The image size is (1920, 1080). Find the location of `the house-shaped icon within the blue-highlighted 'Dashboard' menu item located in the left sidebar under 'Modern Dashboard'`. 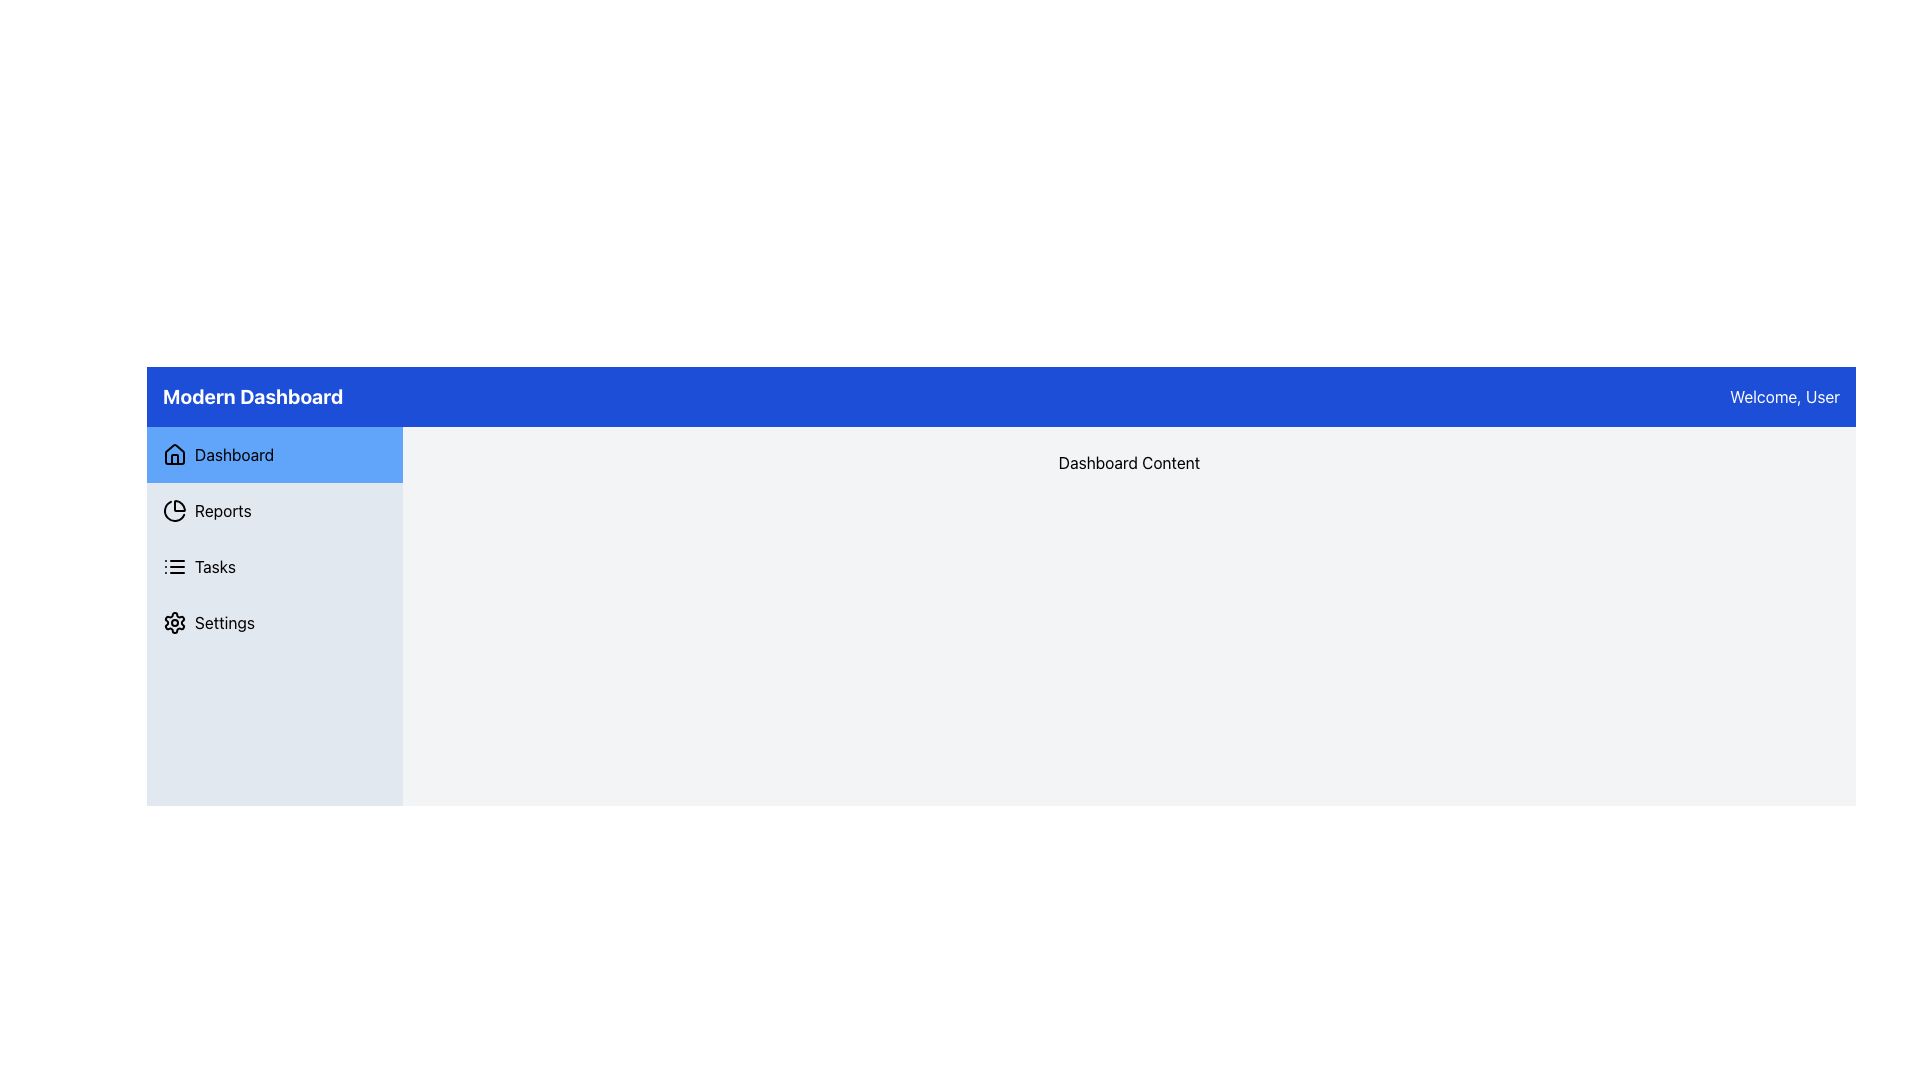

the house-shaped icon within the blue-highlighted 'Dashboard' menu item located in the left sidebar under 'Modern Dashboard' is located at coordinates (174, 454).